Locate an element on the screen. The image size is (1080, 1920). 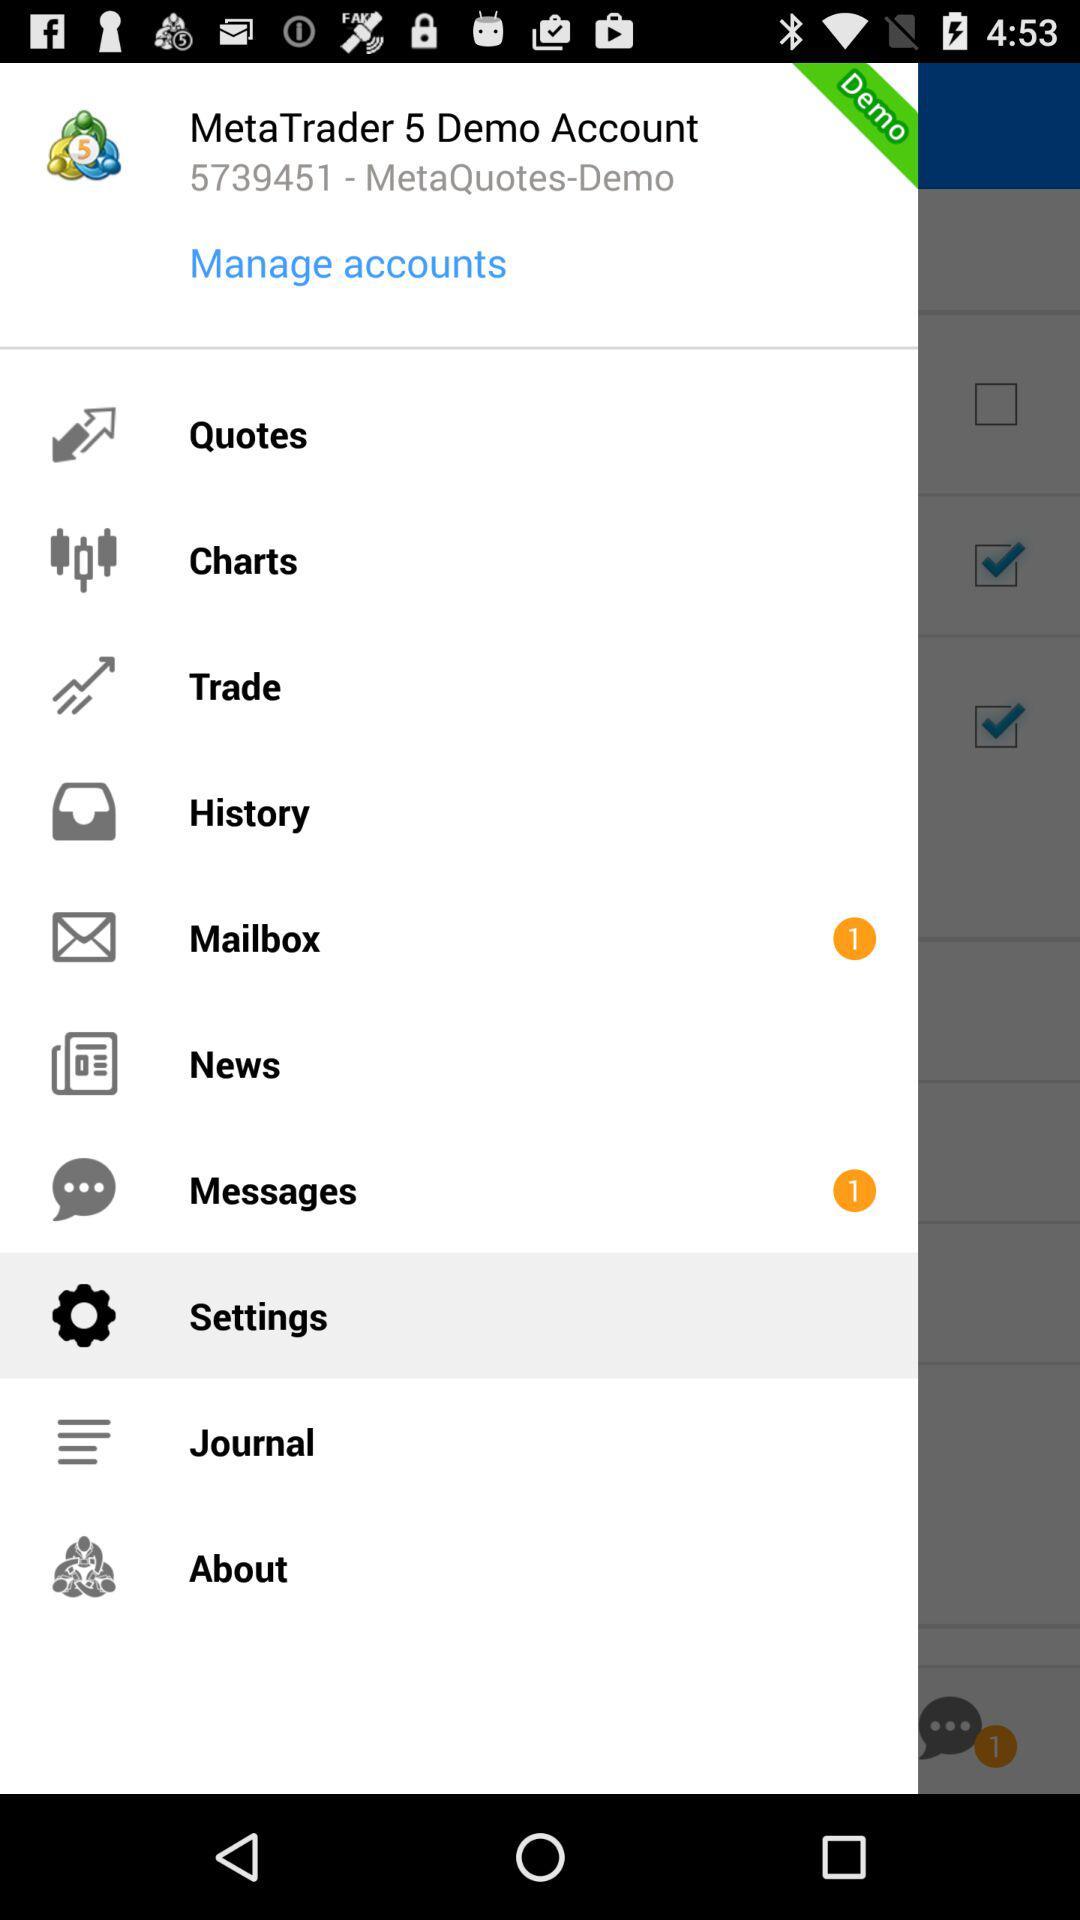
the chat icon is located at coordinates (949, 1848).